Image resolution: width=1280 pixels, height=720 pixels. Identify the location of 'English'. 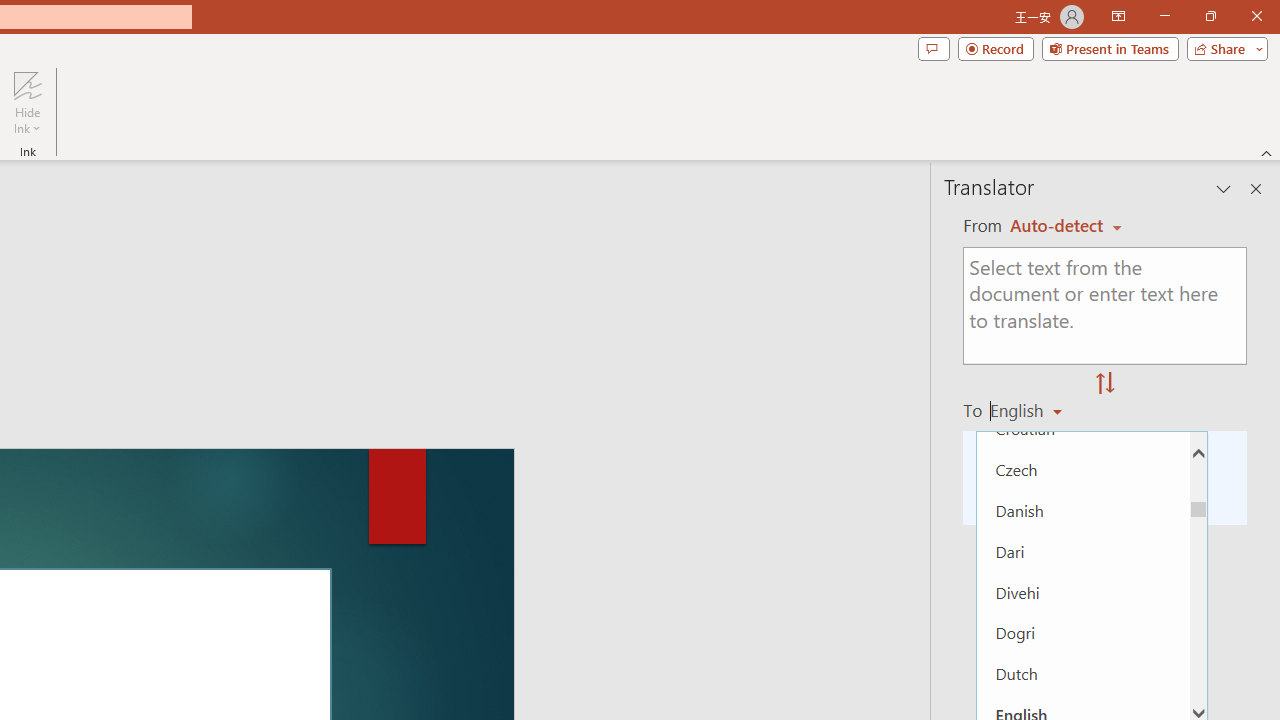
(1033, 409).